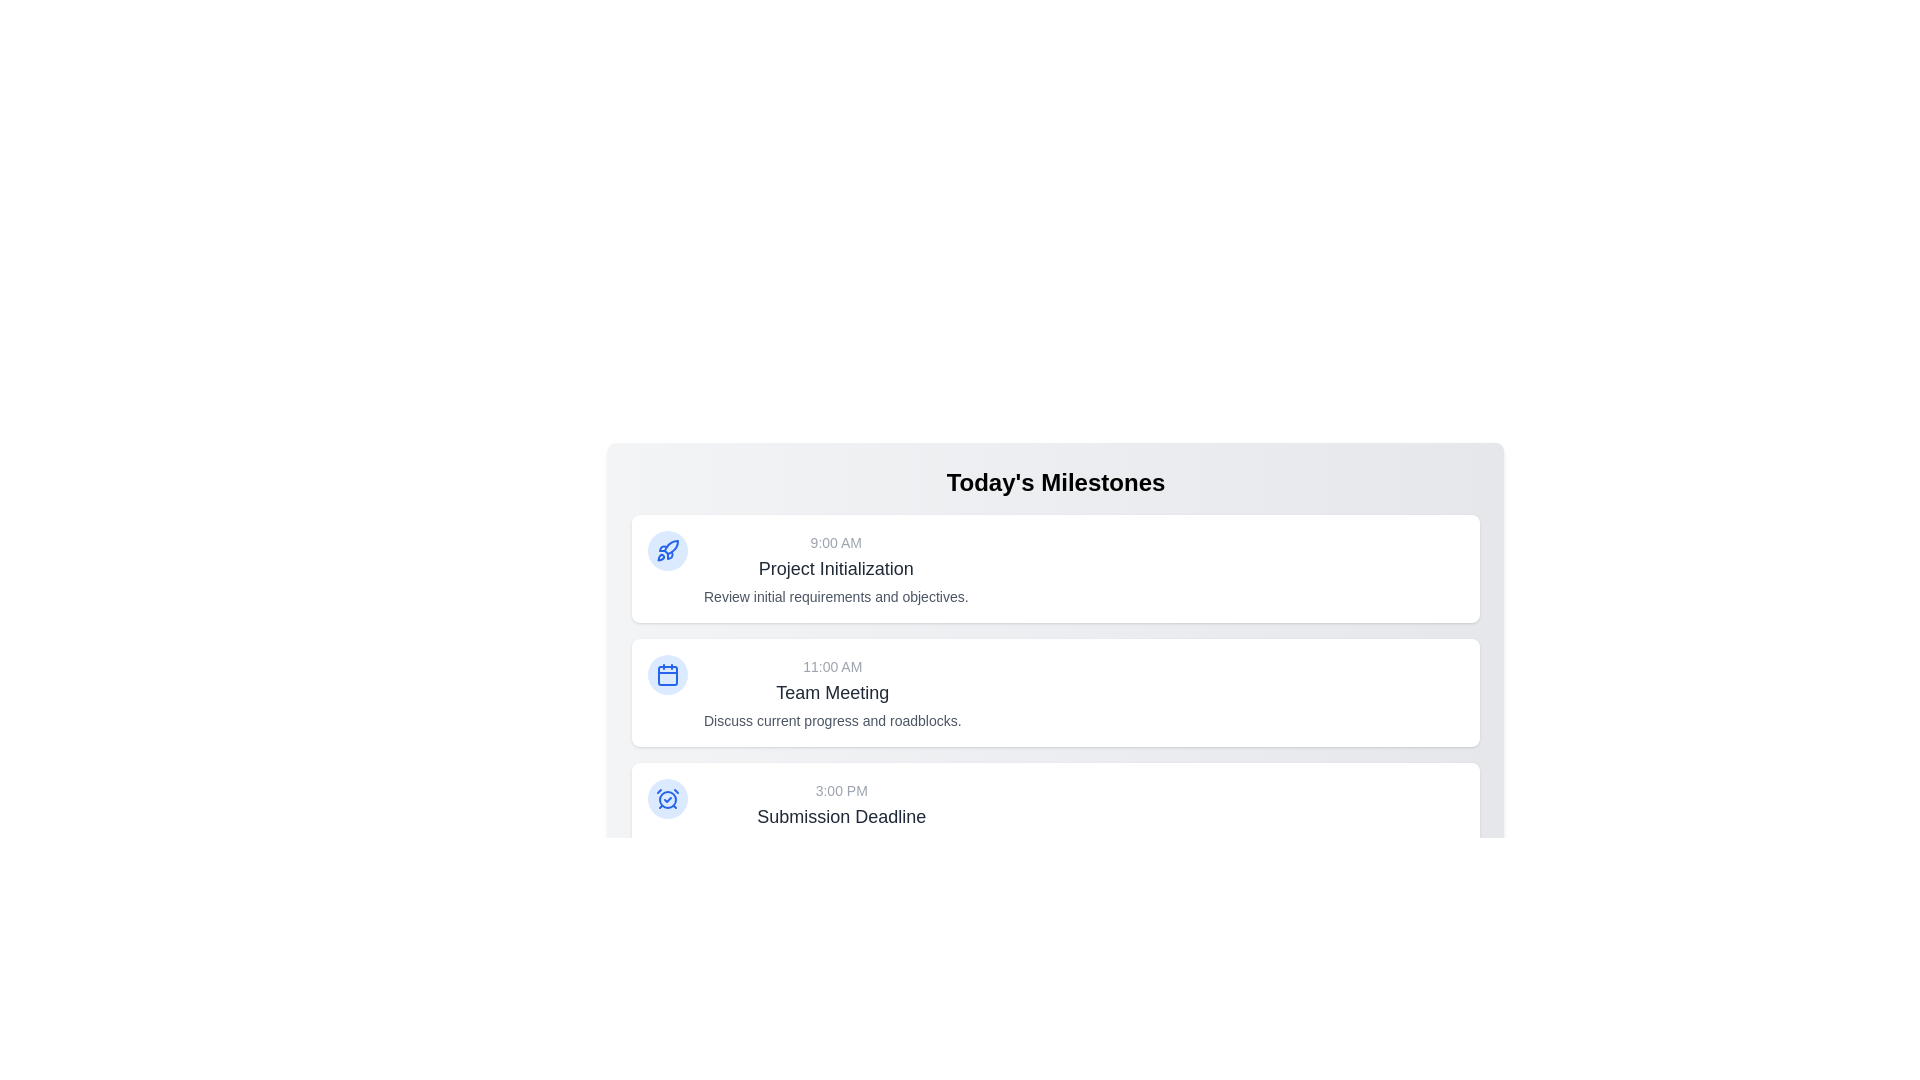 The width and height of the screenshot is (1920, 1080). What do you see at coordinates (836, 569) in the screenshot?
I see `the first milestone entry in the list, which includes time, title, and description, to provide information about the scheduled event` at bounding box center [836, 569].